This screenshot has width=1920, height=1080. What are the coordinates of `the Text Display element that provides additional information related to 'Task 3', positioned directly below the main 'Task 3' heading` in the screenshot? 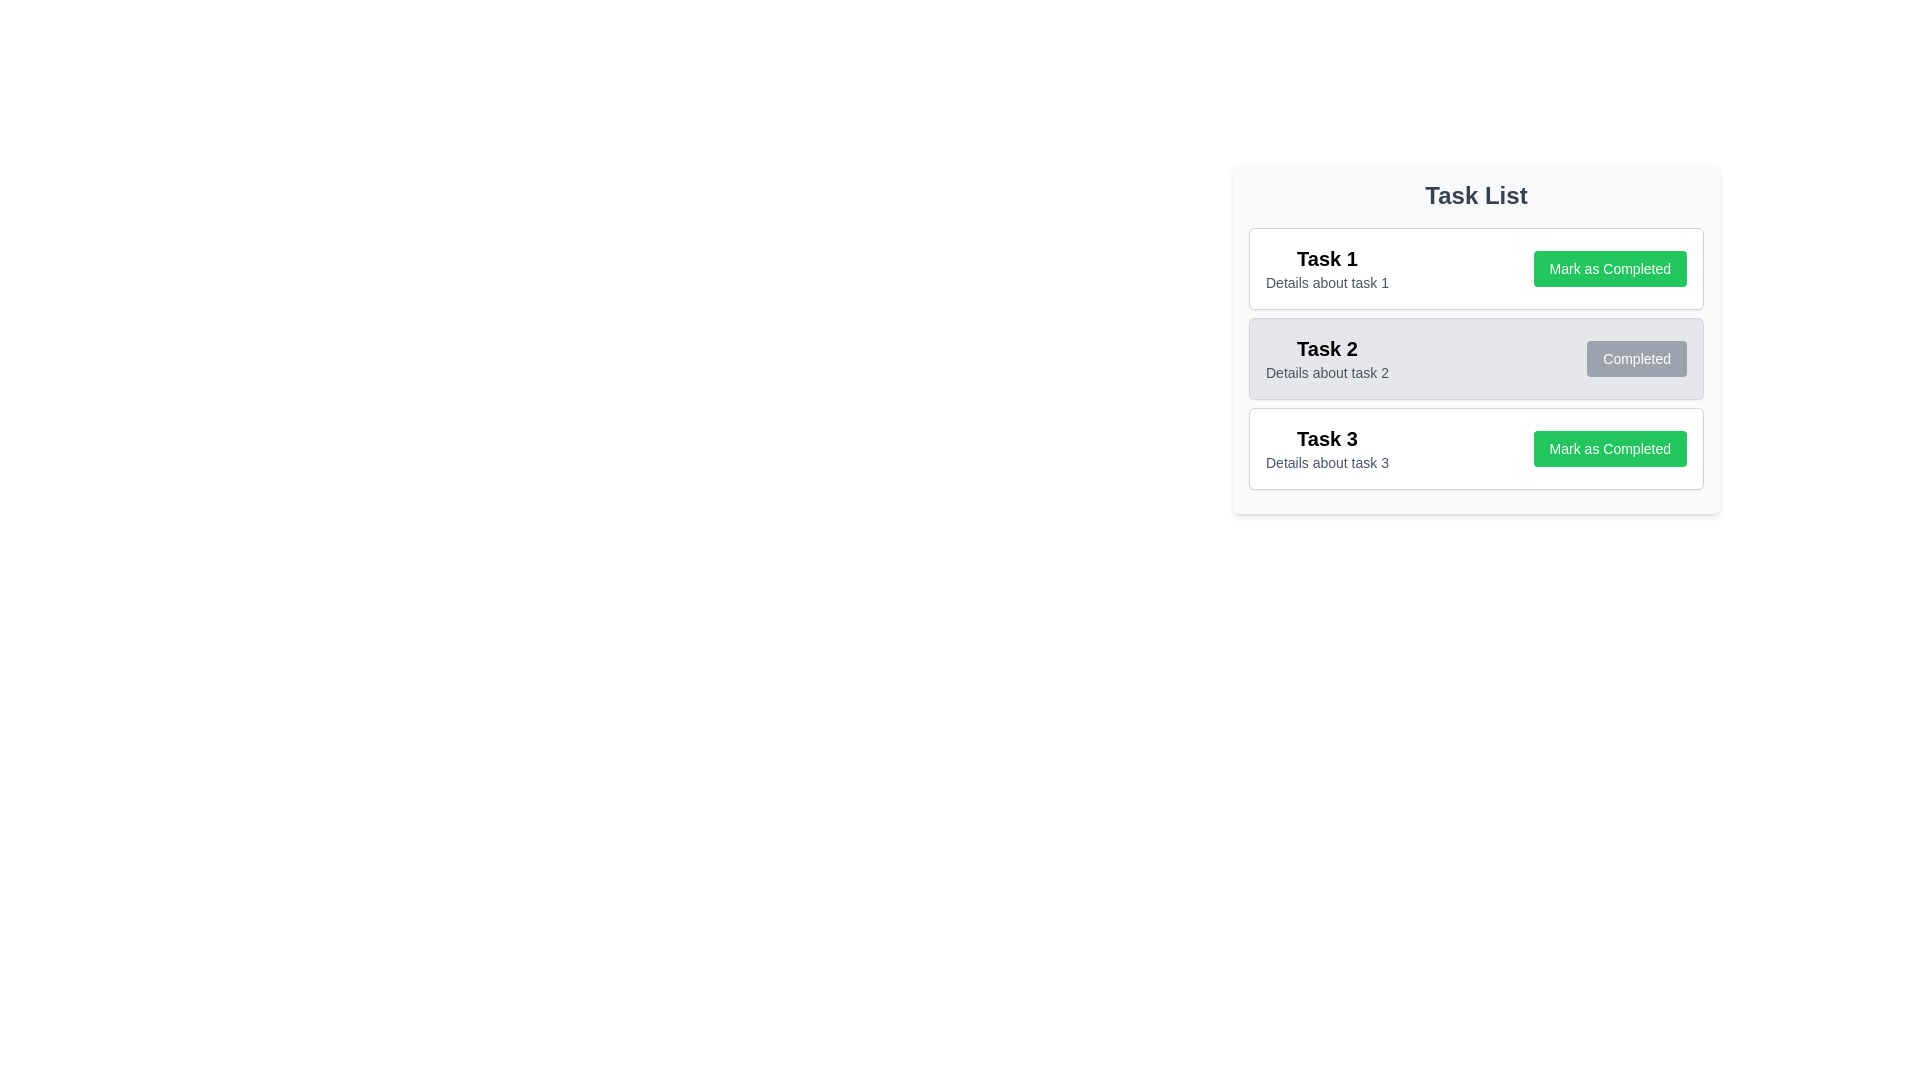 It's located at (1327, 462).